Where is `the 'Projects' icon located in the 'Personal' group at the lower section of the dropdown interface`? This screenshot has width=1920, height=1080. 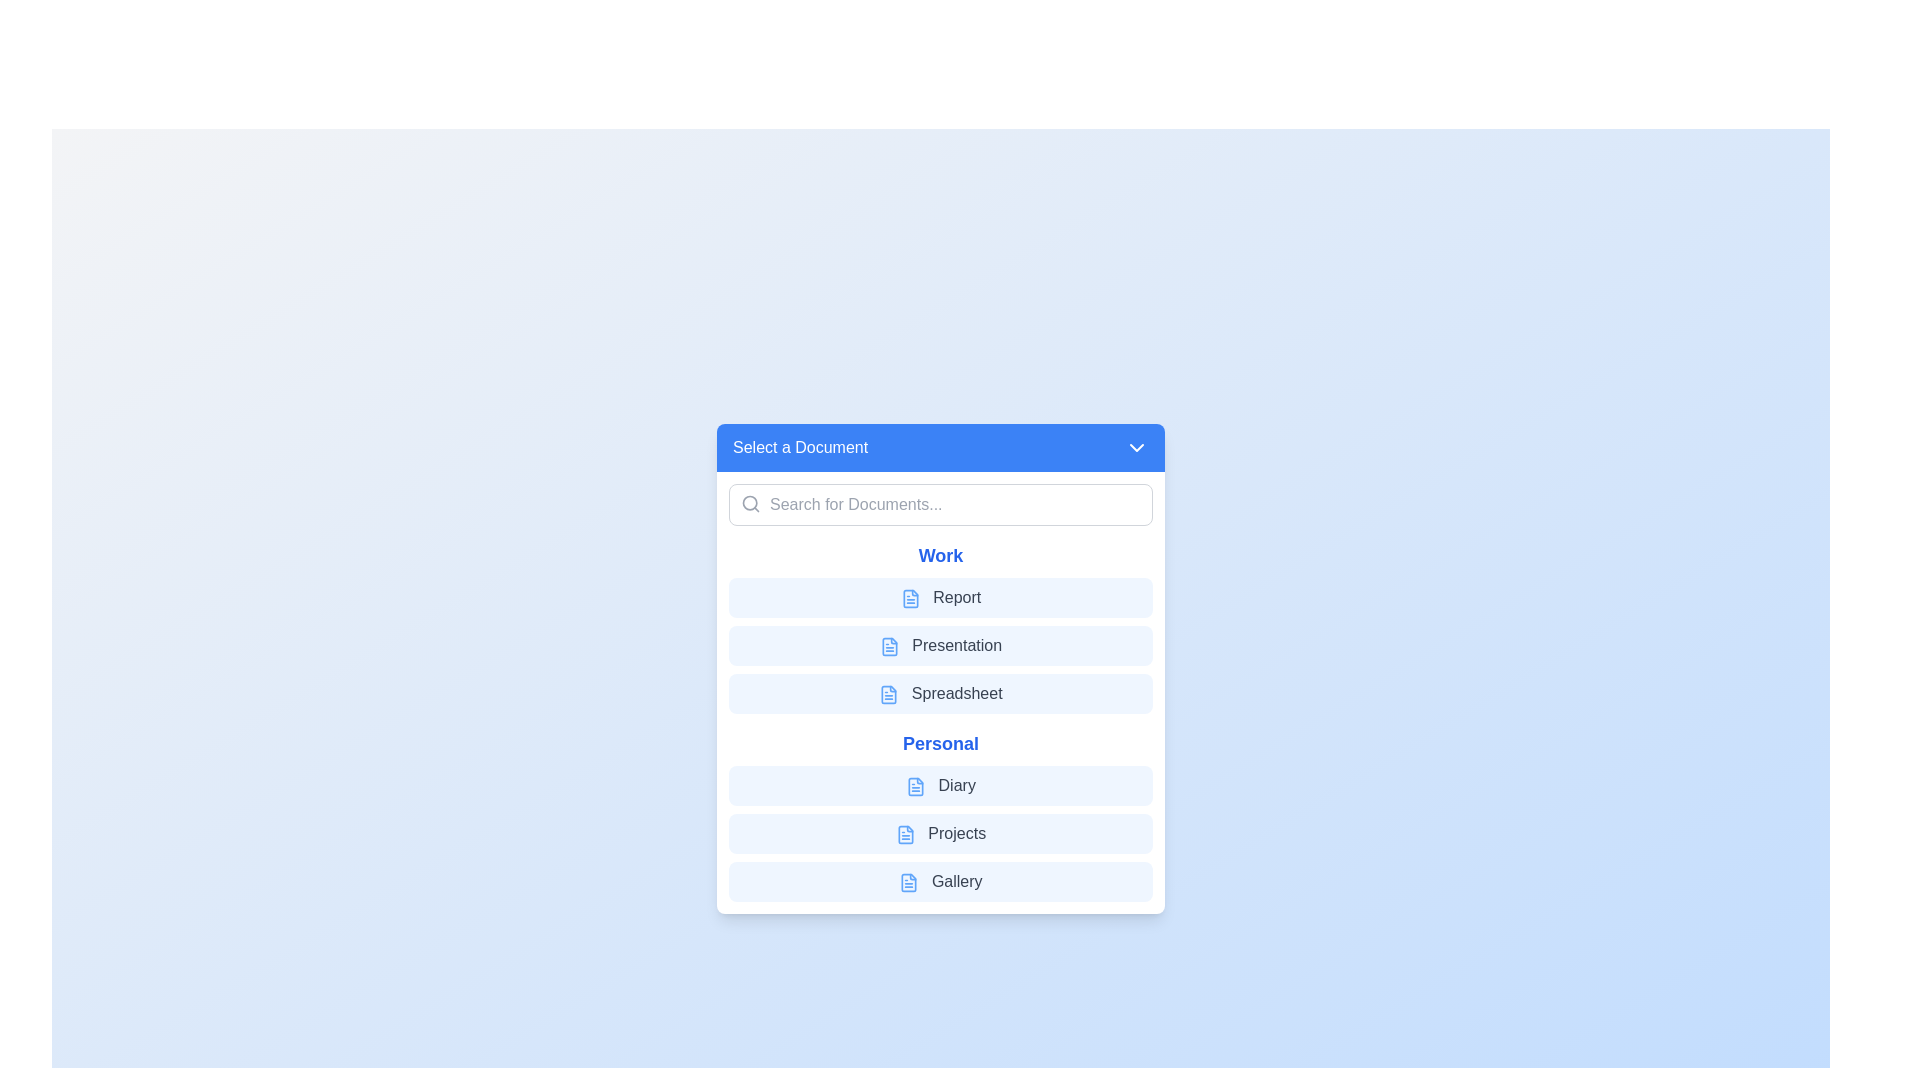
the 'Projects' icon located in the 'Personal' group at the lower section of the dropdown interface is located at coordinates (904, 834).